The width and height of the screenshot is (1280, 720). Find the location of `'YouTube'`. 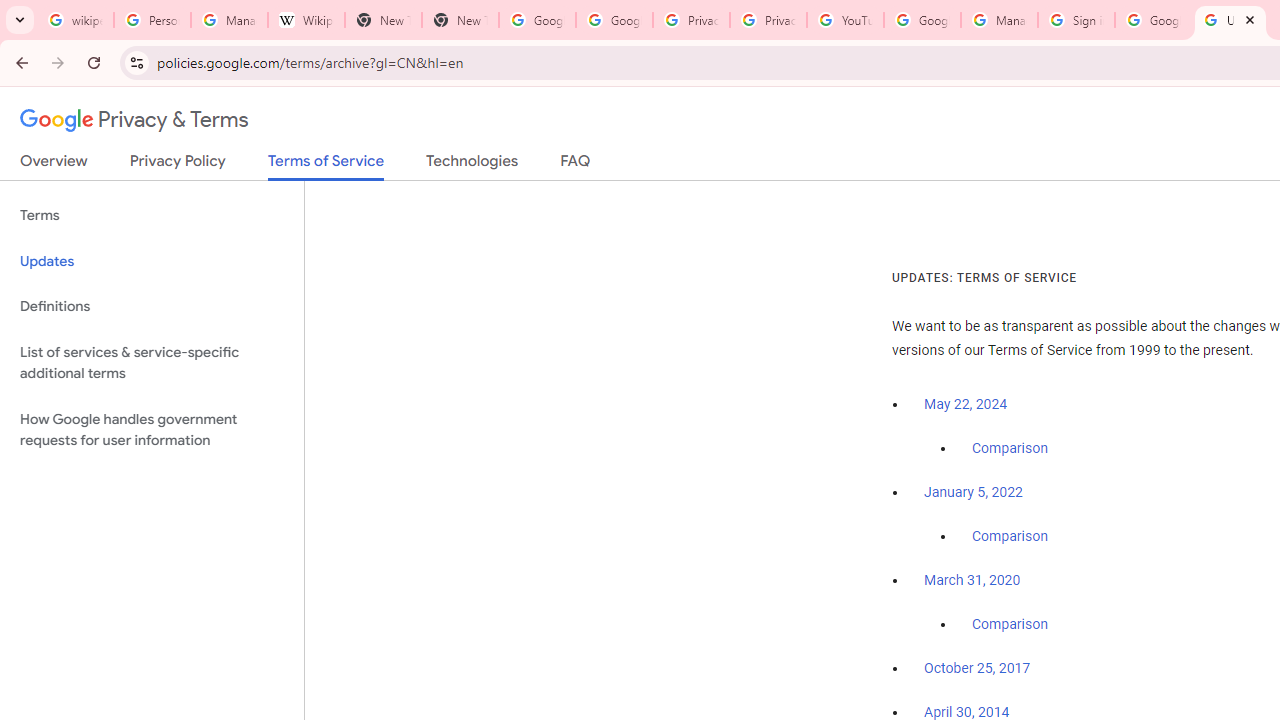

'YouTube' is located at coordinates (845, 20).